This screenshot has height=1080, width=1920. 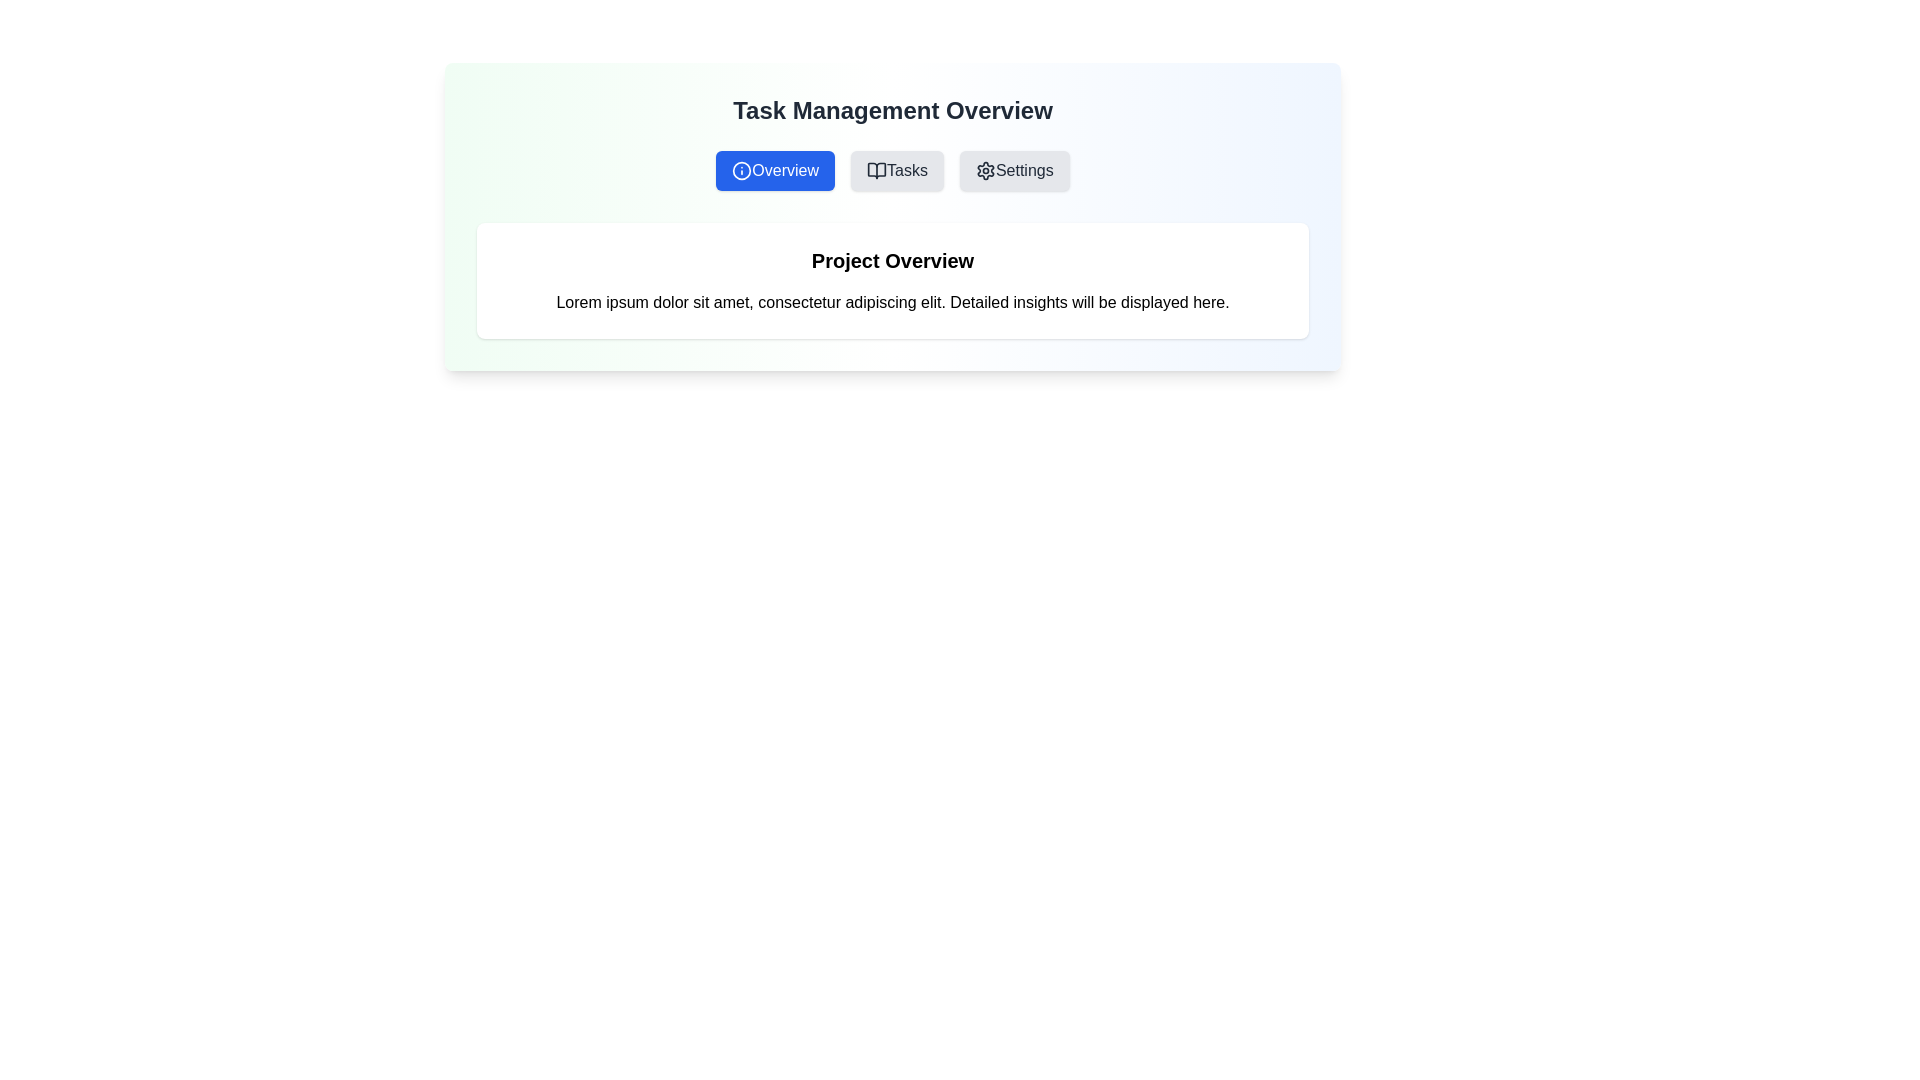 What do you see at coordinates (741, 169) in the screenshot?
I see `the circular outline icon with a centered dot inside it, which is located to the left of the blue-colored button labeled 'Overview' in the top section of the interface` at bounding box center [741, 169].